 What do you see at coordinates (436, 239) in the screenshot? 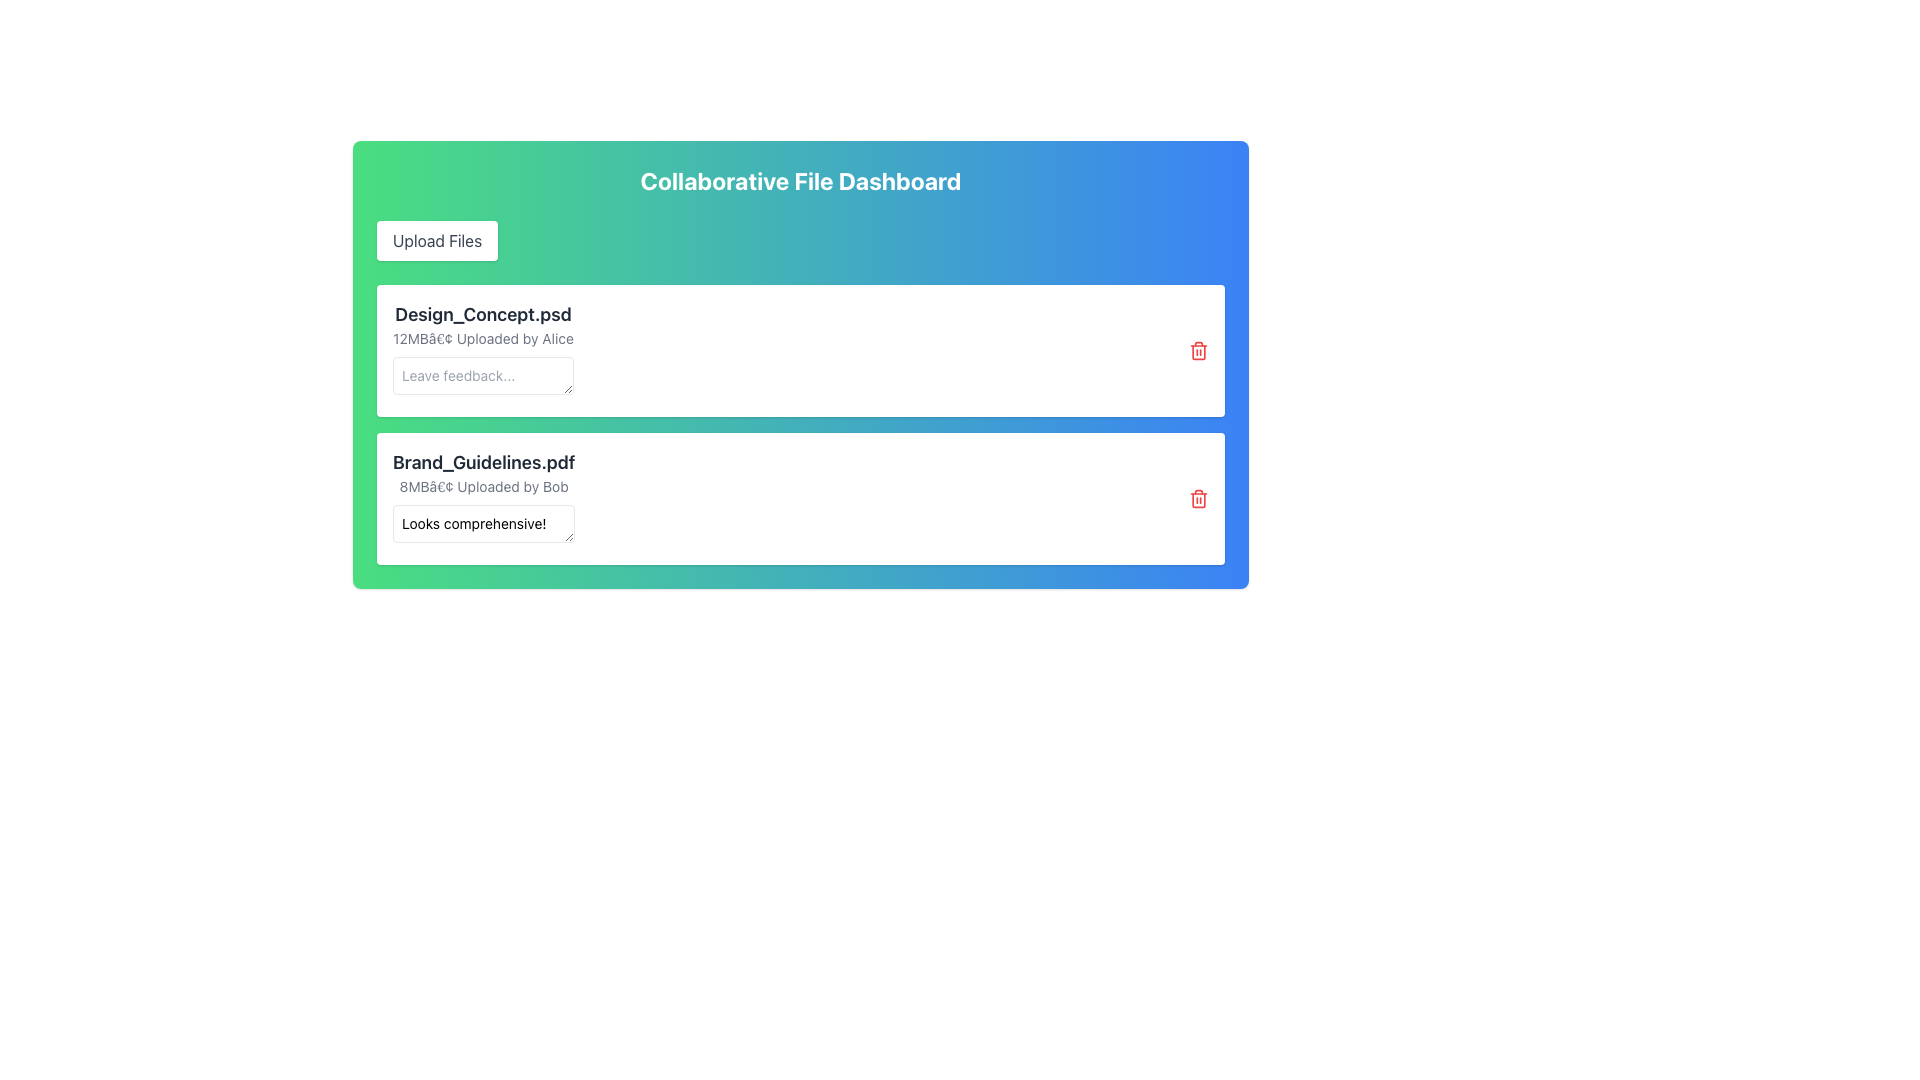
I see `and drop files onto the 'Upload Files' button, which is a rectangular button with rounded corners located at the top-left corner of the file dashboard interface` at bounding box center [436, 239].